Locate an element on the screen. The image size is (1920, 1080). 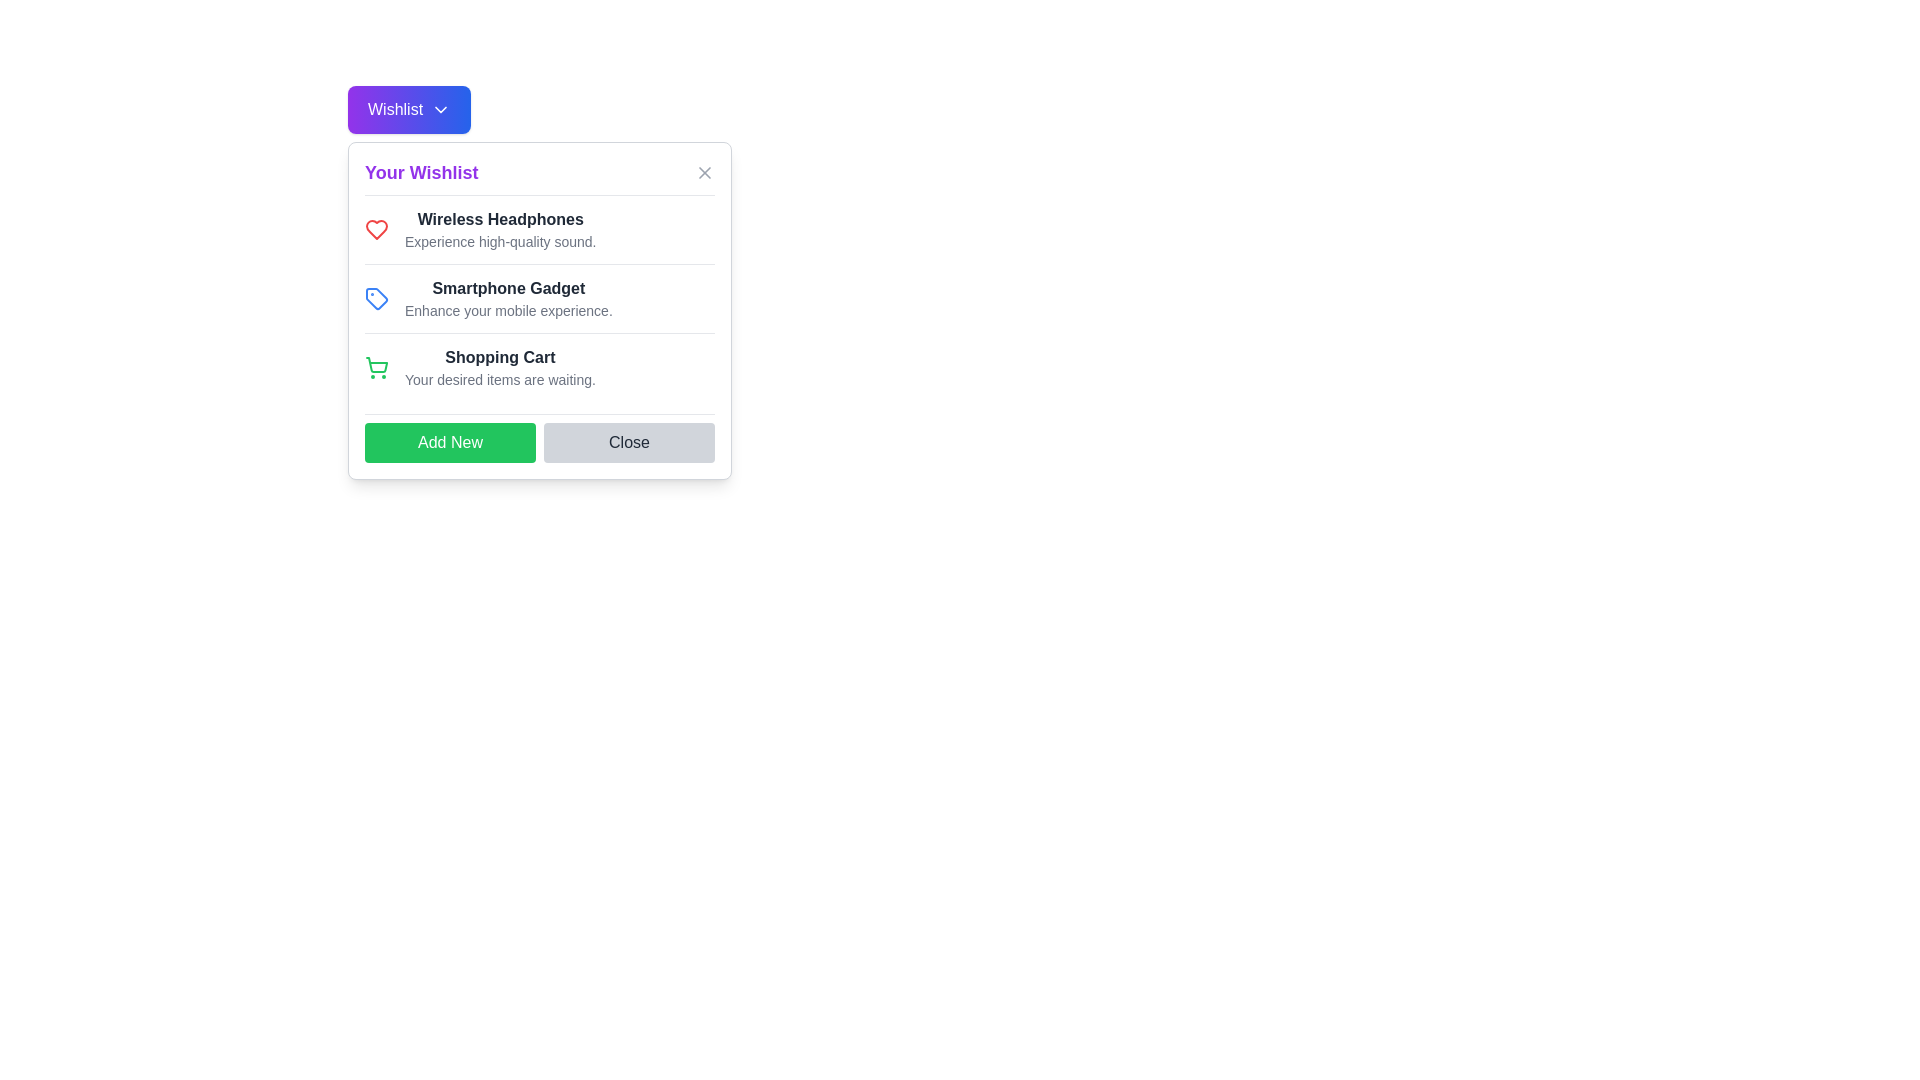
the state of the red heart icon adjacent to the Wireless Headphones entry in the Your Wishlist section to determine its favorited status is located at coordinates (377, 229).